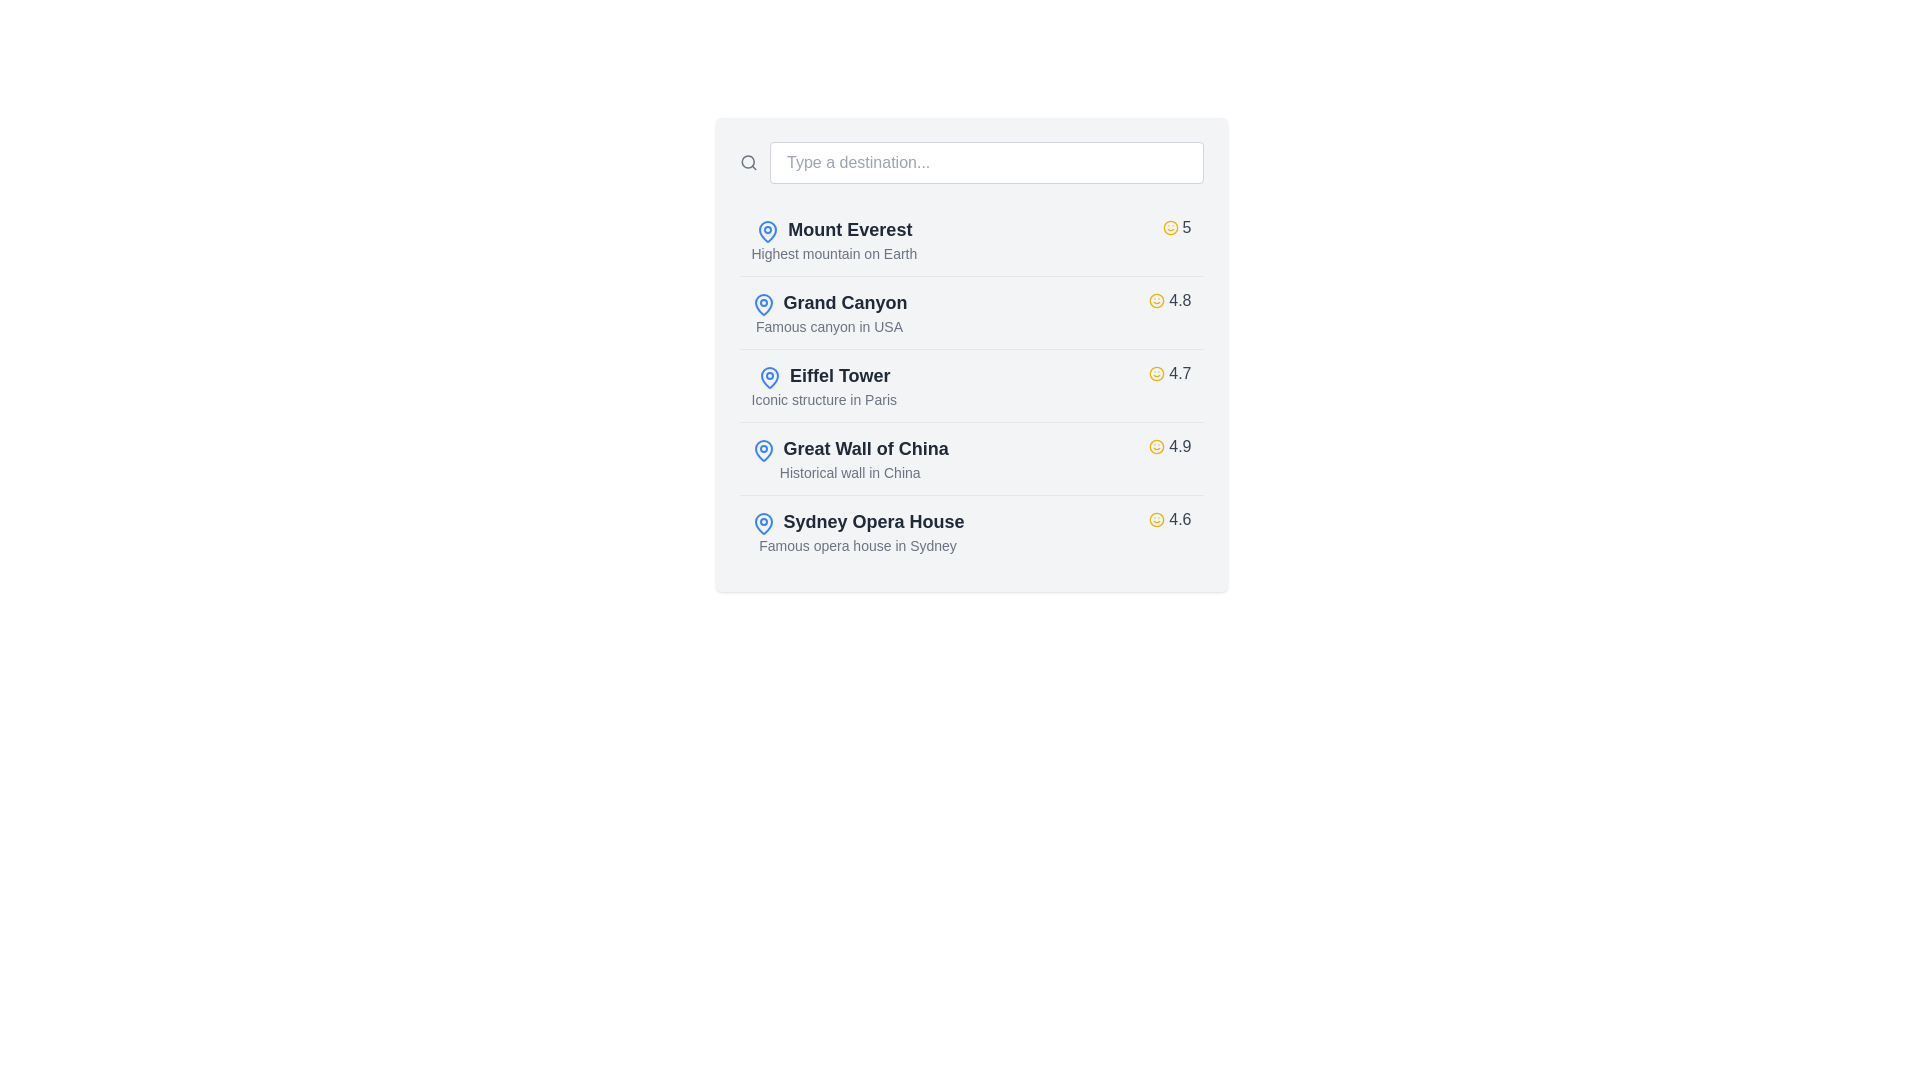 This screenshot has width=1920, height=1080. What do you see at coordinates (1157, 374) in the screenshot?
I see `the SVG circle element that represents the boundary of the smiley face icon for the rating of the 'Eiffel Tower' entry` at bounding box center [1157, 374].